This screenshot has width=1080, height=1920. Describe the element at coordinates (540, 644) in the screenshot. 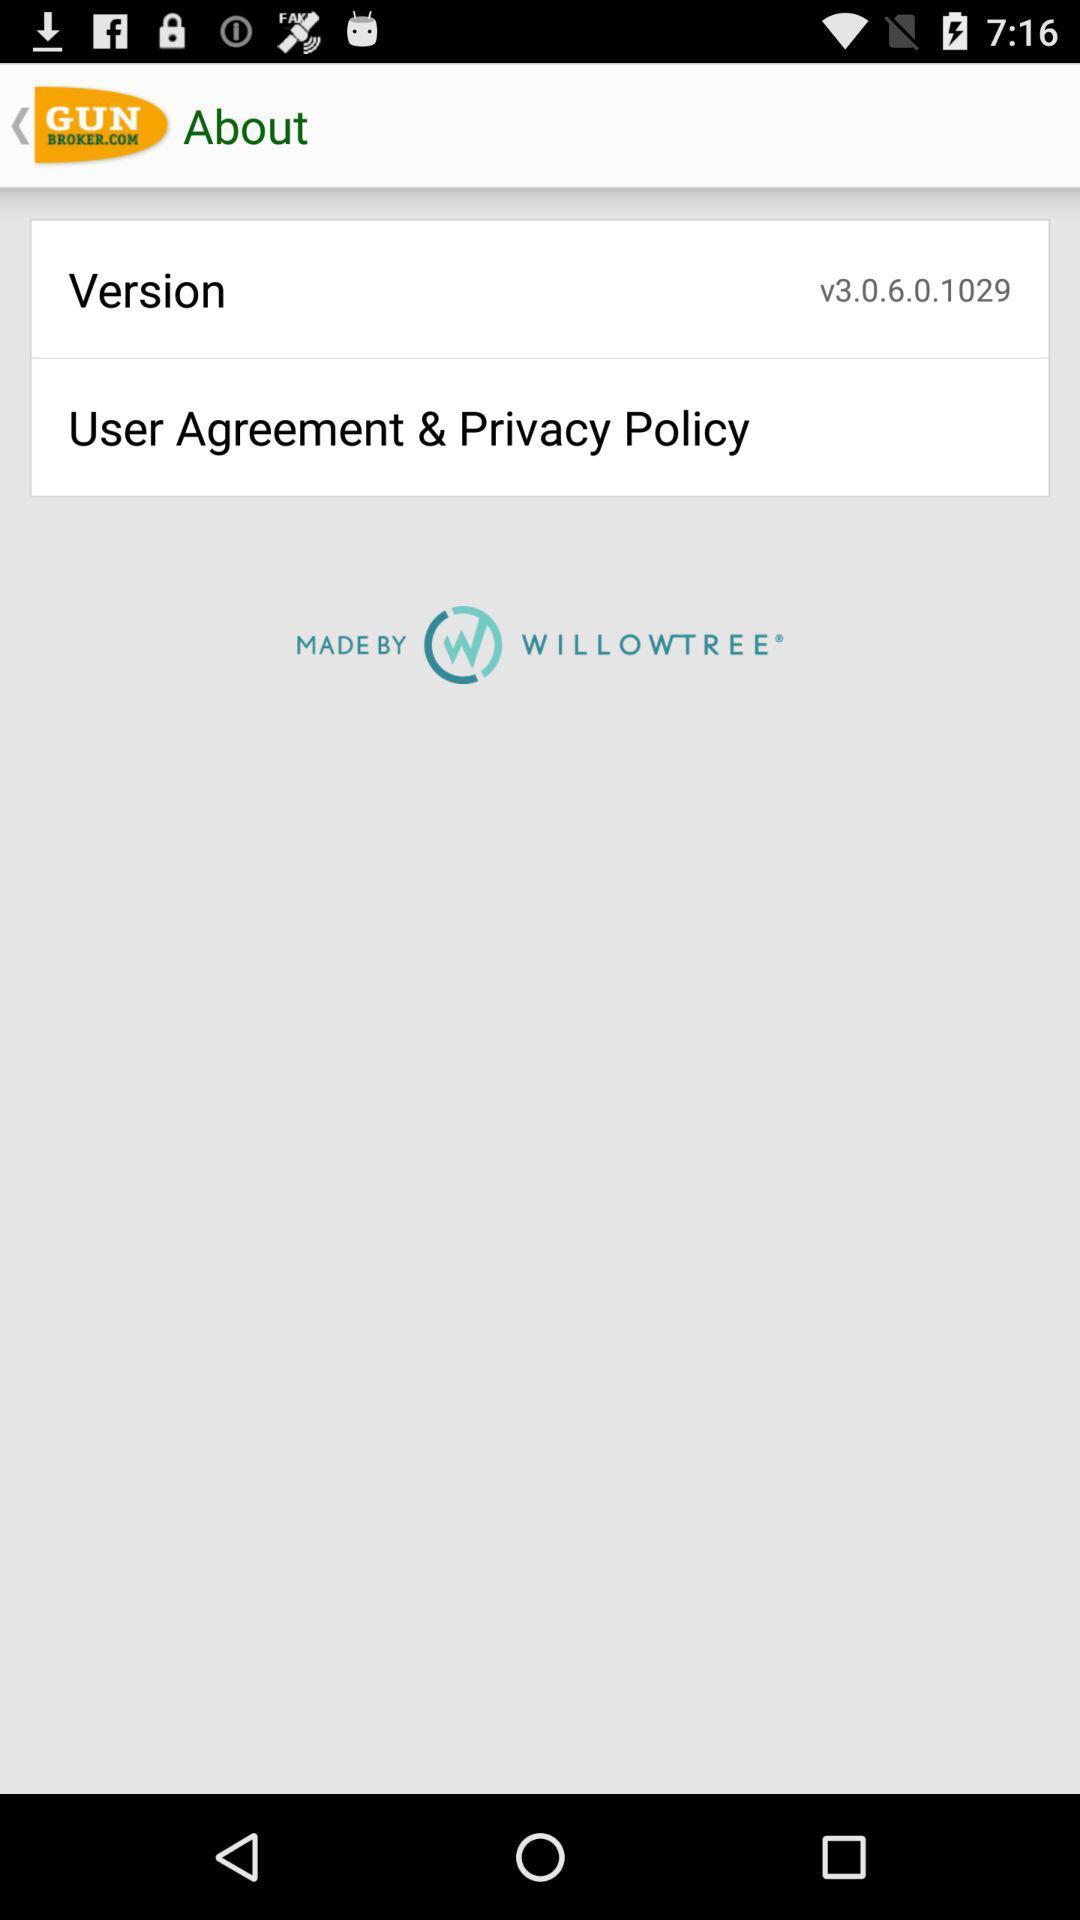

I see `the icon below user agreement privacy app` at that location.